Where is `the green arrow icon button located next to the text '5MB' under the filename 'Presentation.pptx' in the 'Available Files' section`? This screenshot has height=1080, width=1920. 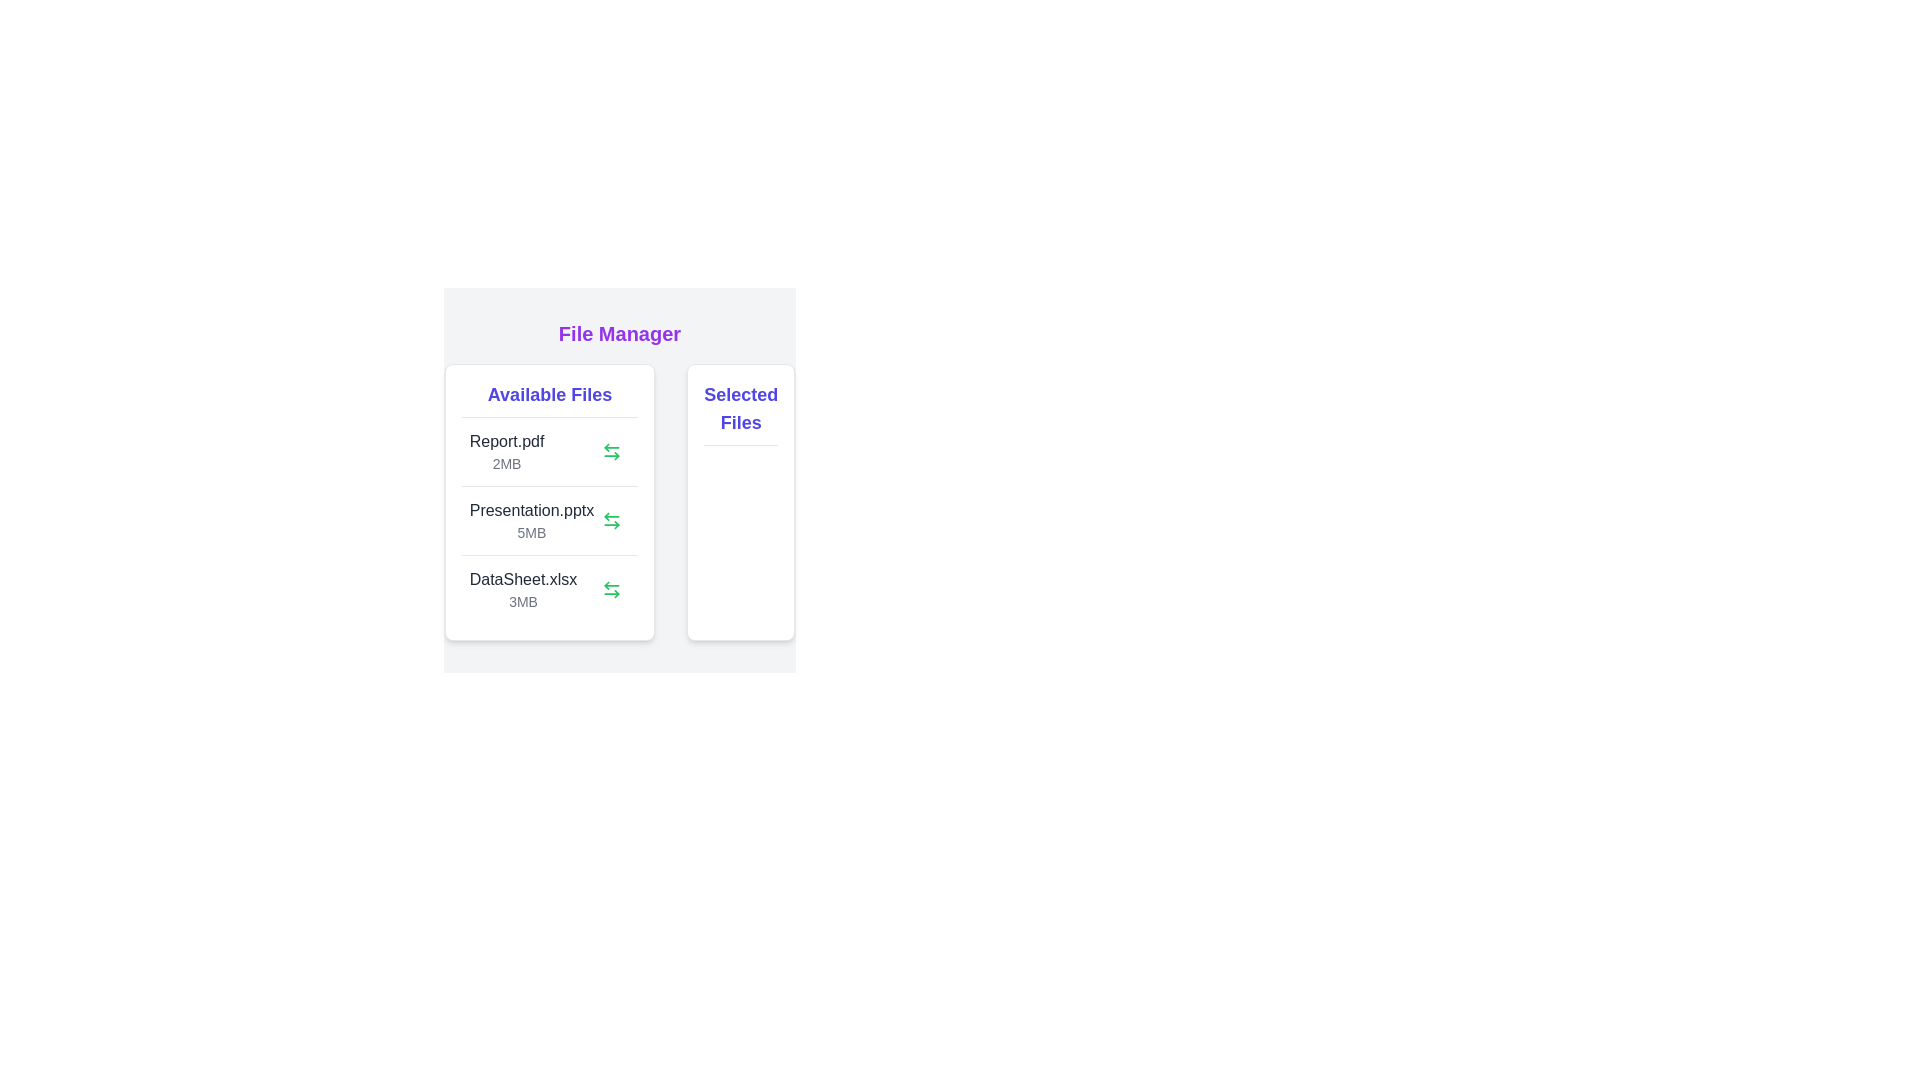 the green arrow icon button located next to the text '5MB' under the filename 'Presentation.pptx' in the 'Available Files' section is located at coordinates (611, 519).